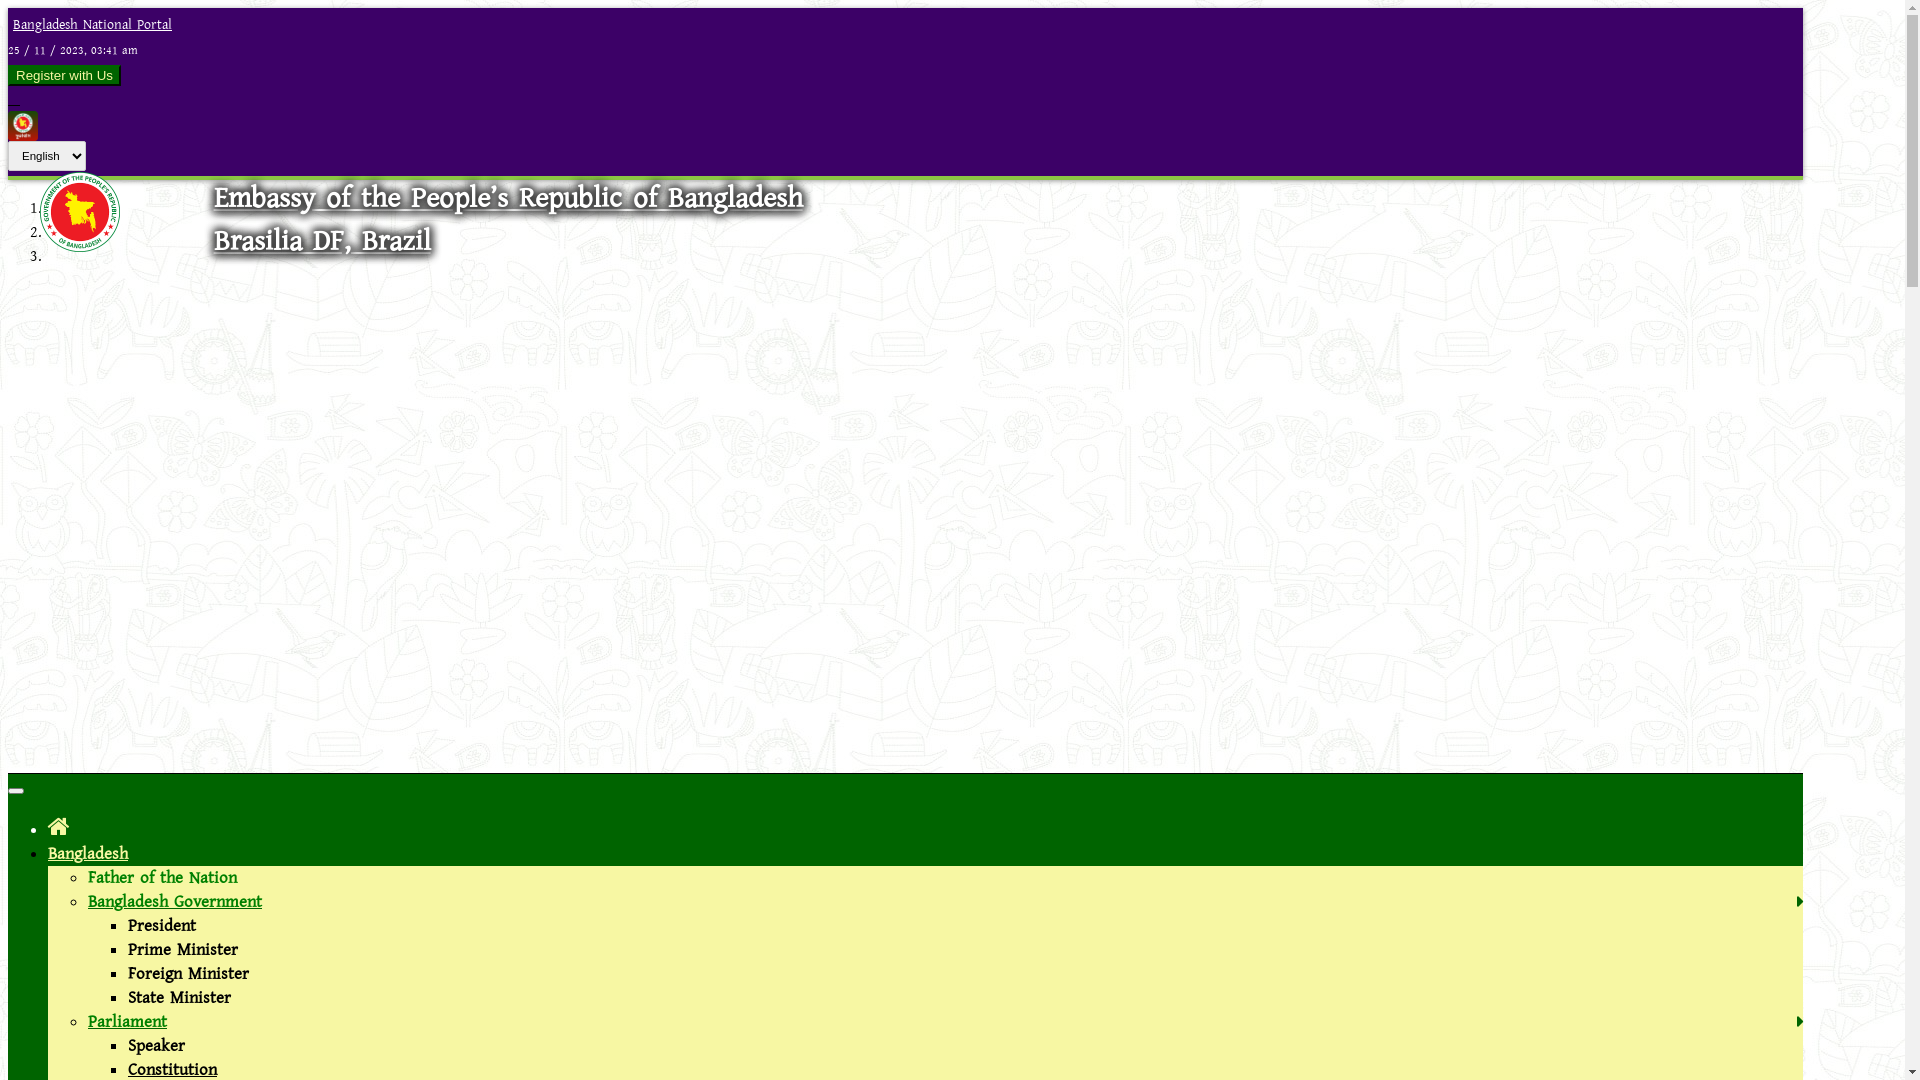 The image size is (1920, 1080). I want to click on 'Logo', so click(80, 245).